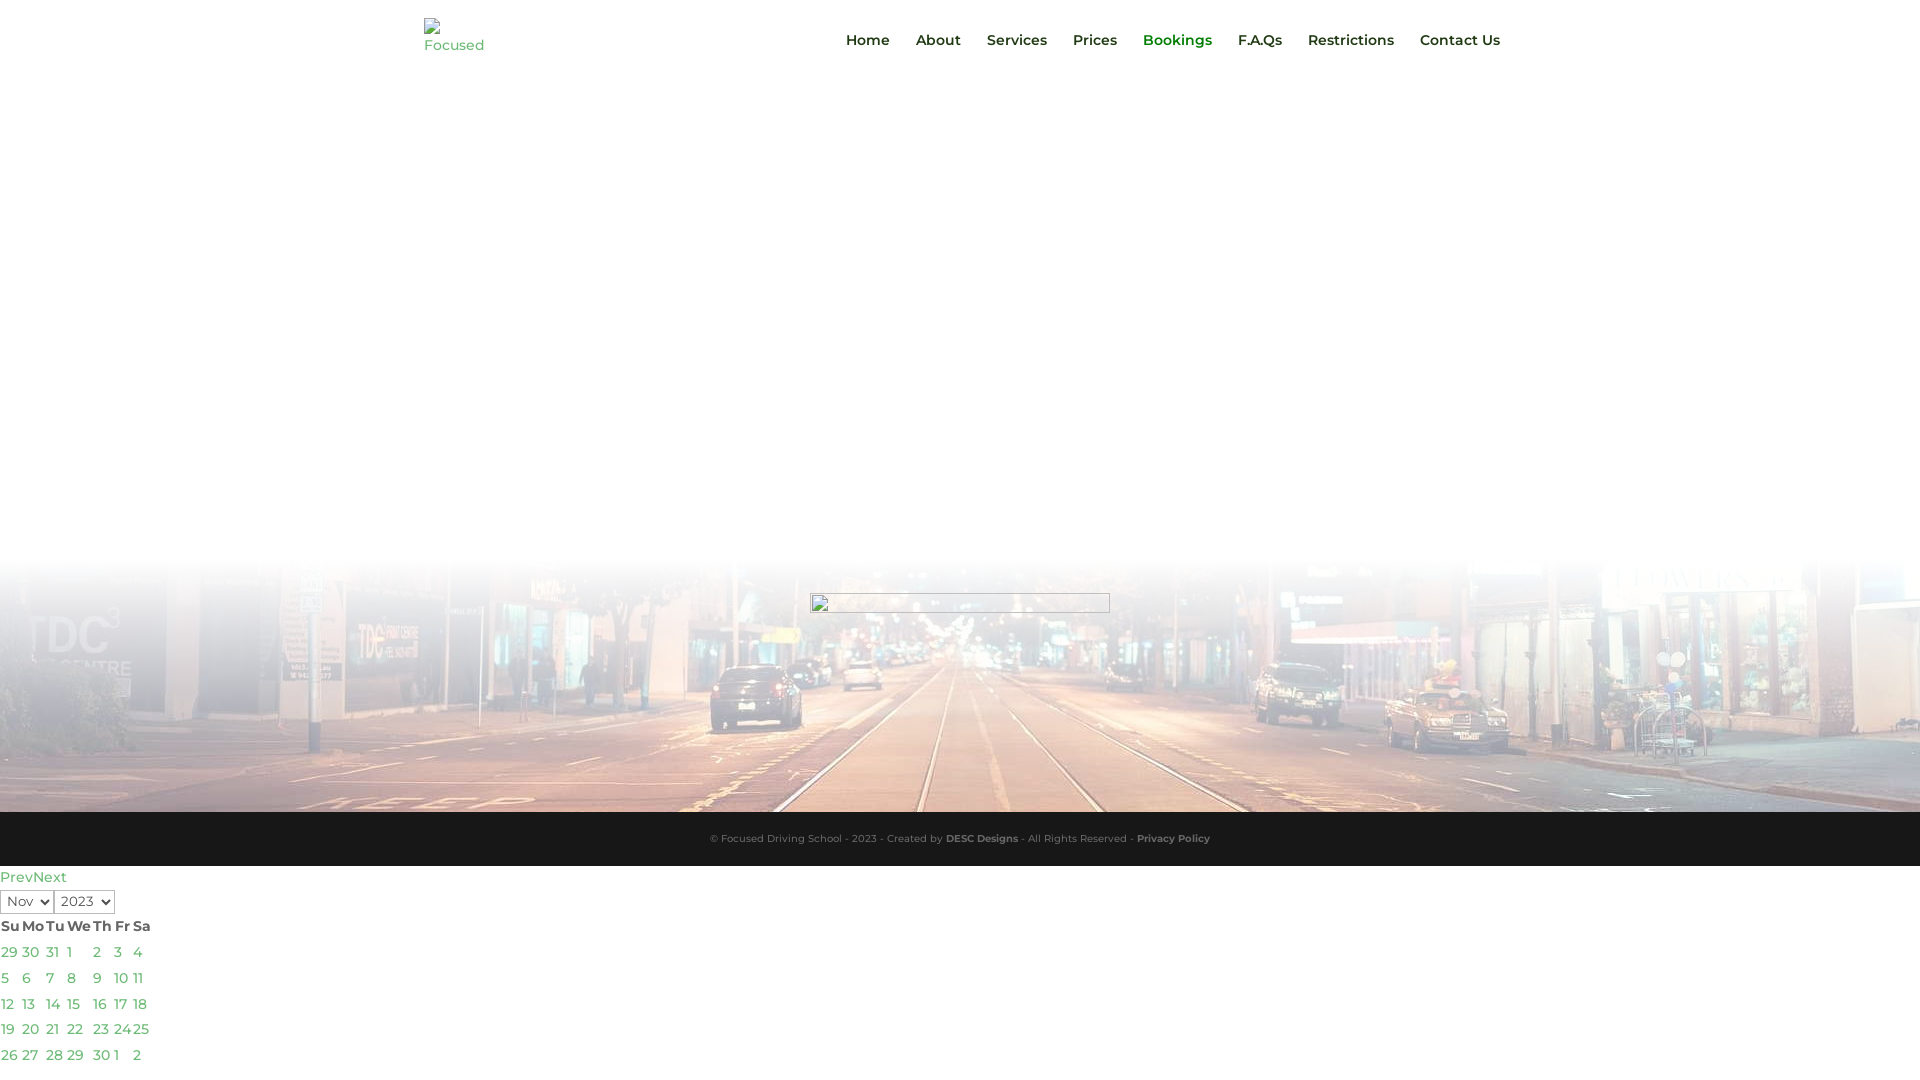 The height and width of the screenshot is (1080, 1920). Describe the element at coordinates (91, 1029) in the screenshot. I see `'23'` at that location.